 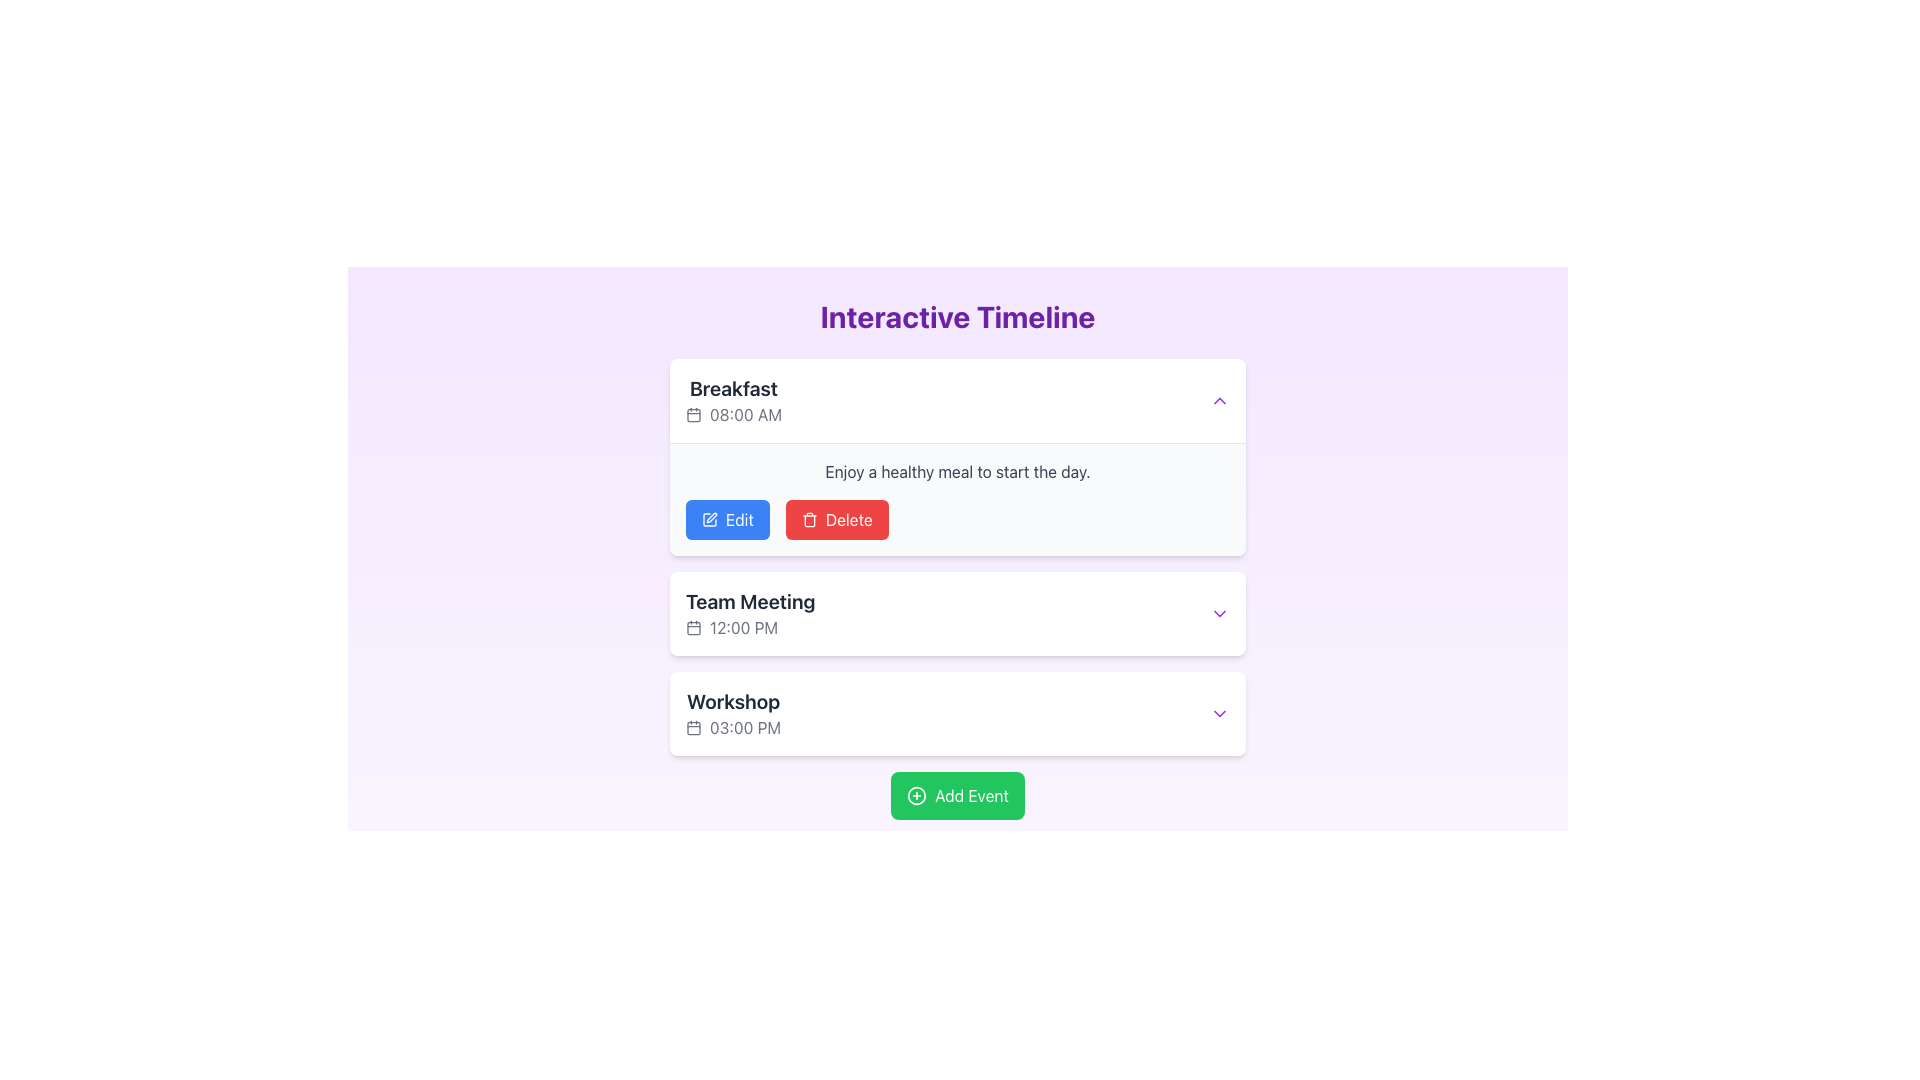 What do you see at coordinates (957, 471) in the screenshot?
I see `static text element displaying 'Enjoy a healthy meal to start the day.' located in the 'Breakfast' event entry block, positioned above the 'Edit' and 'Delete' buttons` at bounding box center [957, 471].